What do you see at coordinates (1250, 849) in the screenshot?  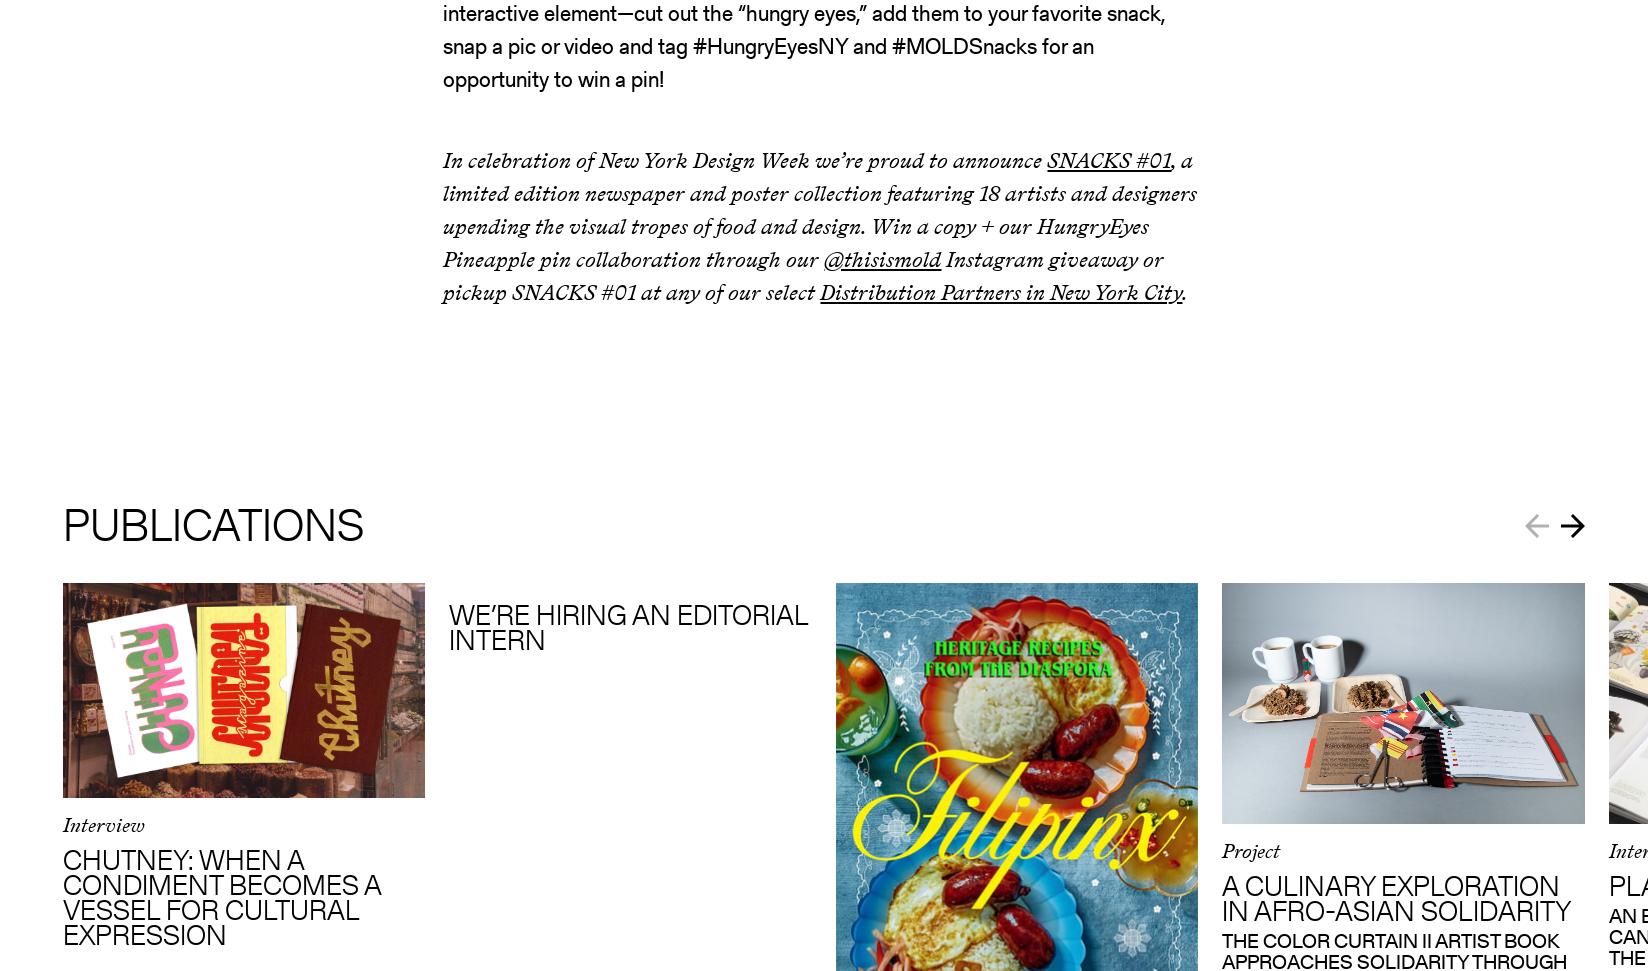 I see `'Project'` at bounding box center [1250, 849].